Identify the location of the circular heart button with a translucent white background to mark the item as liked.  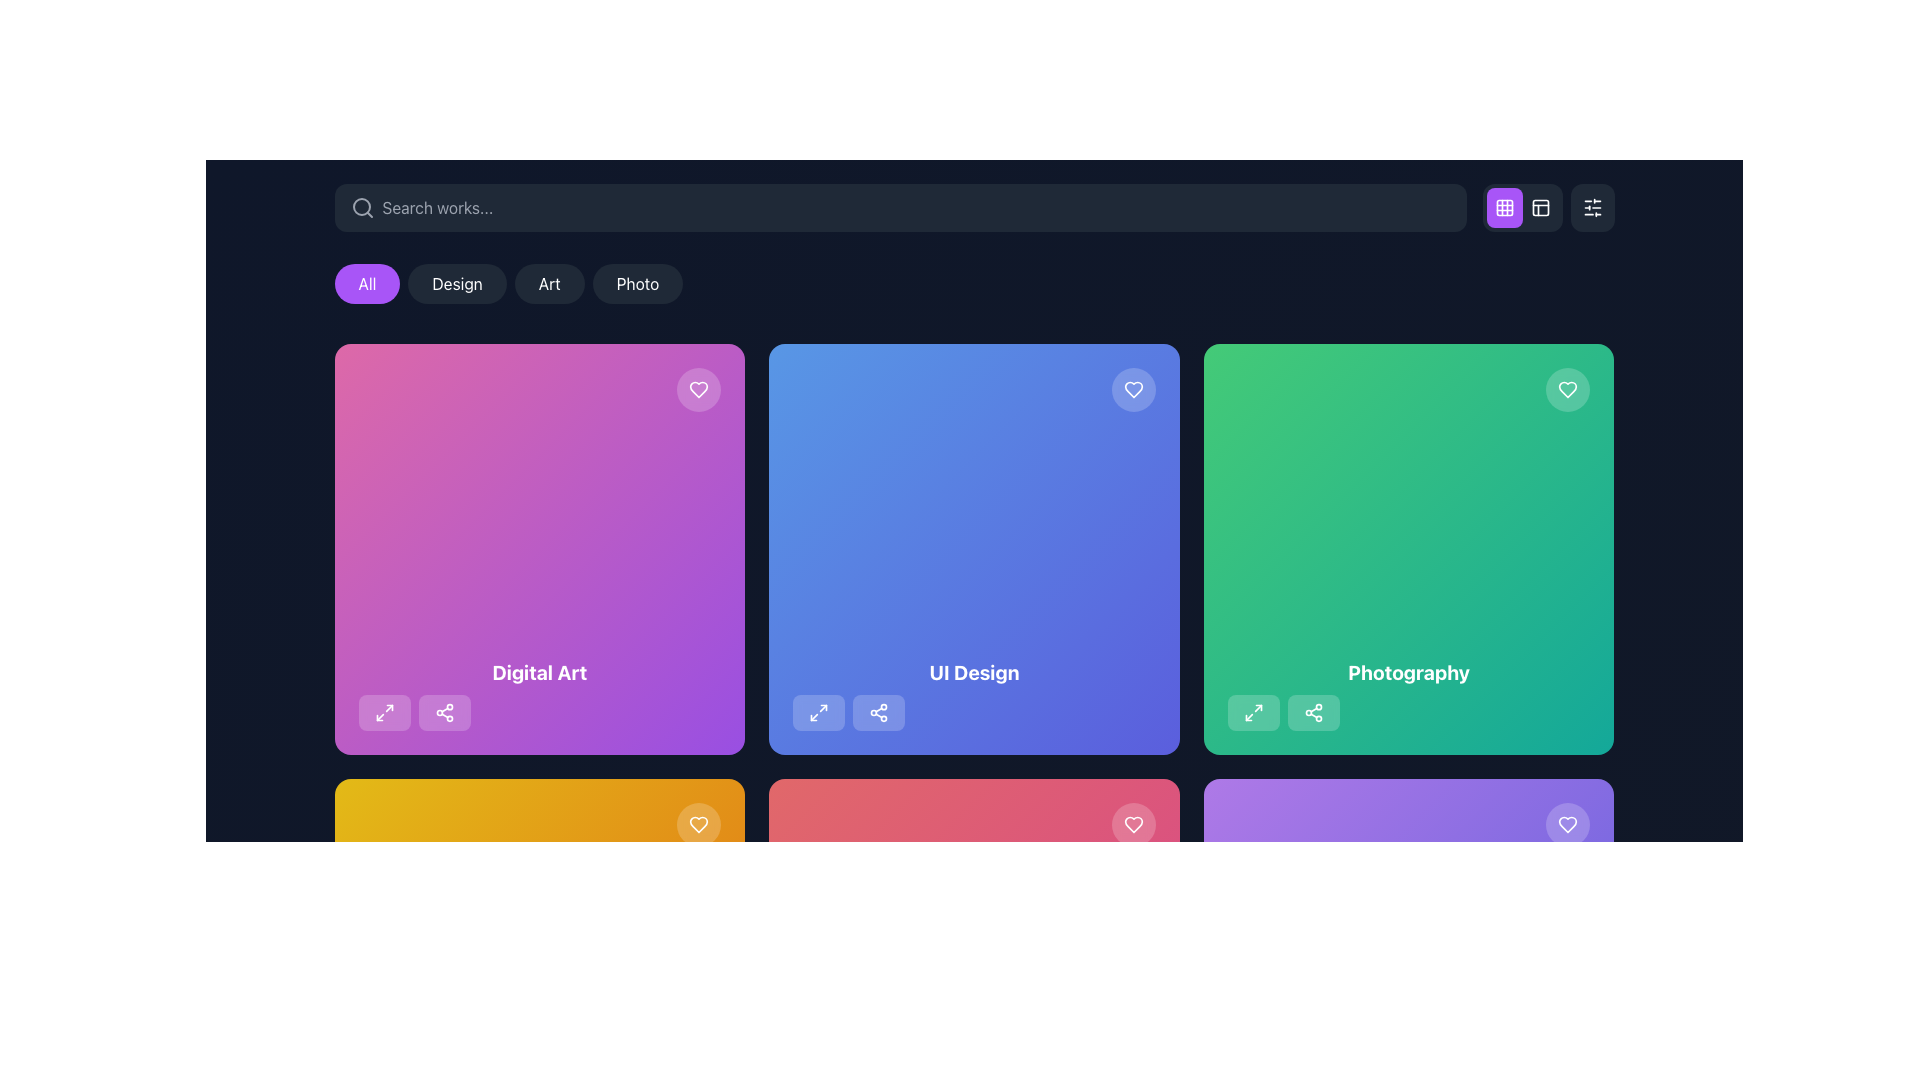
(1567, 824).